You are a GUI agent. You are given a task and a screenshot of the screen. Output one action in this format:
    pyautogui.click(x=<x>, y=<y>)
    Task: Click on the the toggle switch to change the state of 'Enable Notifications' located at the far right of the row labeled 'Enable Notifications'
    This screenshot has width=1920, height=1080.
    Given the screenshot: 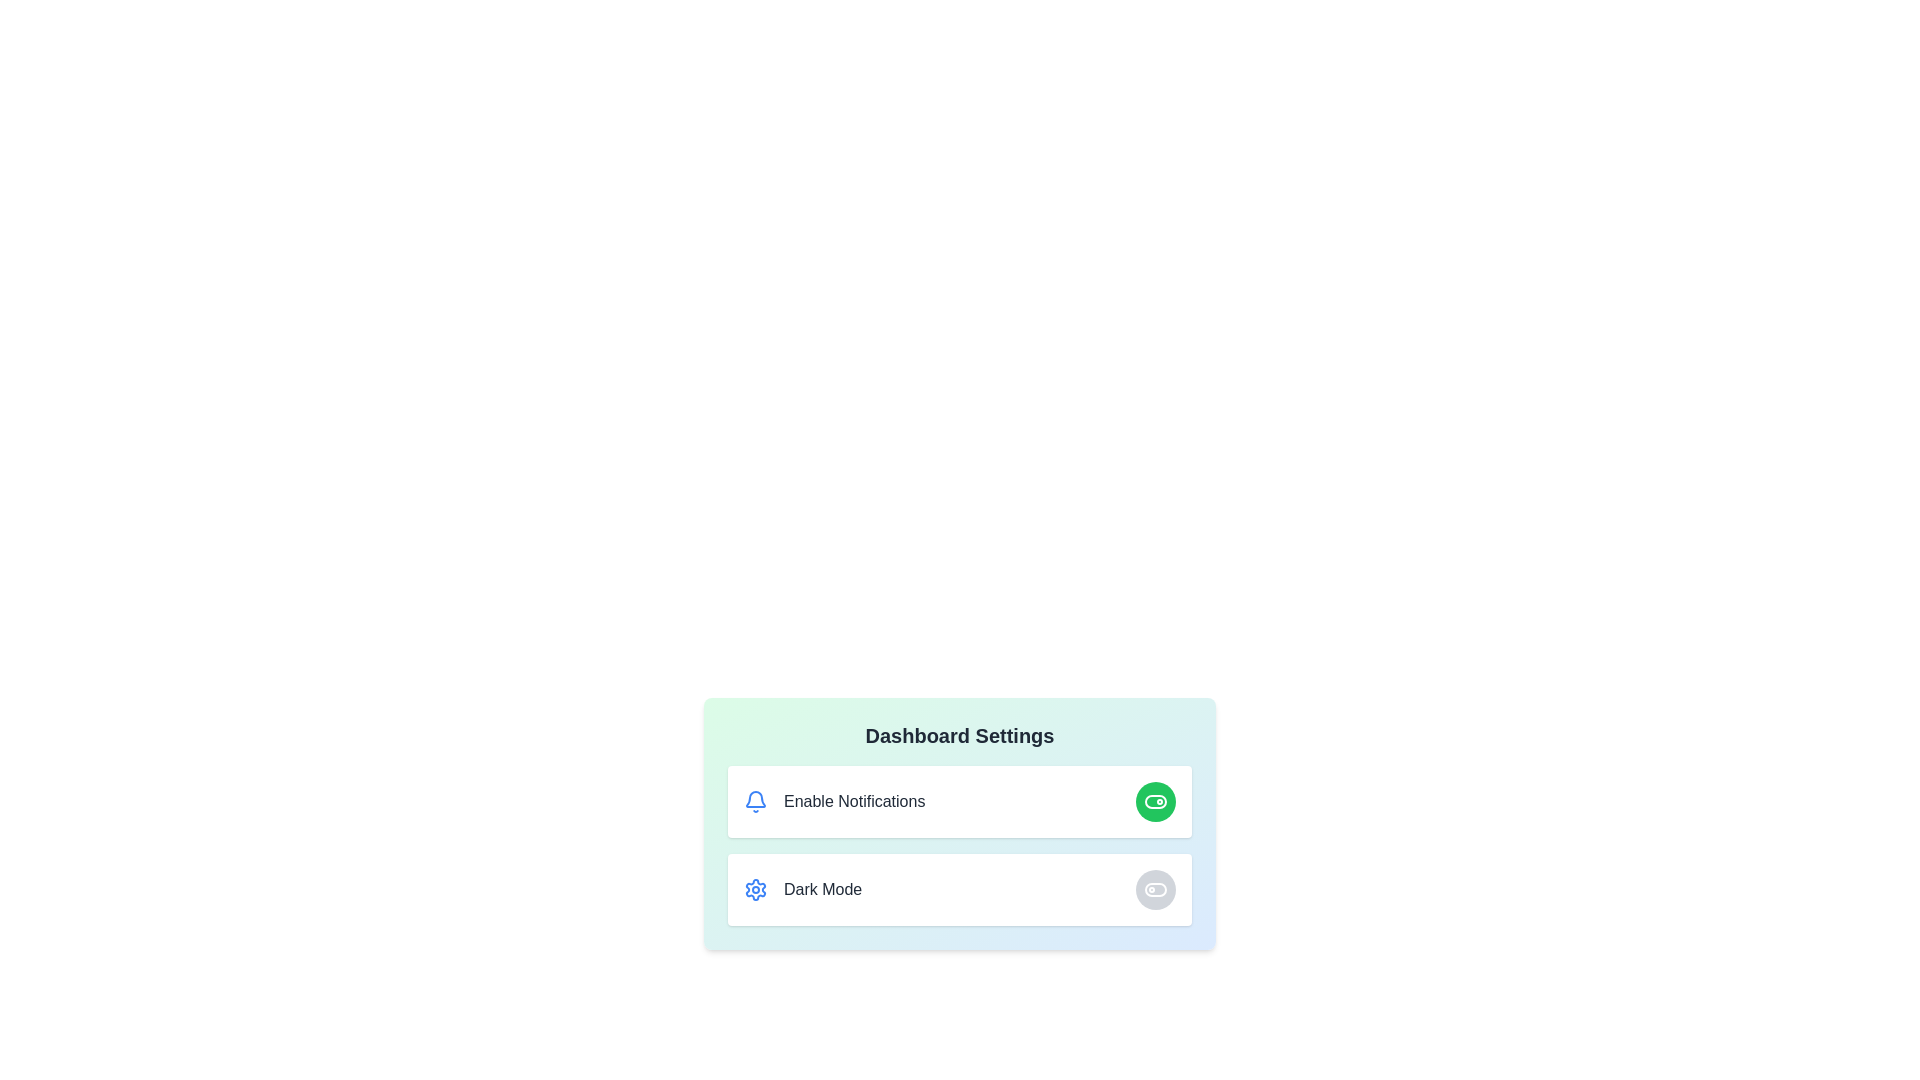 What is the action you would take?
    pyautogui.click(x=1156, y=801)
    